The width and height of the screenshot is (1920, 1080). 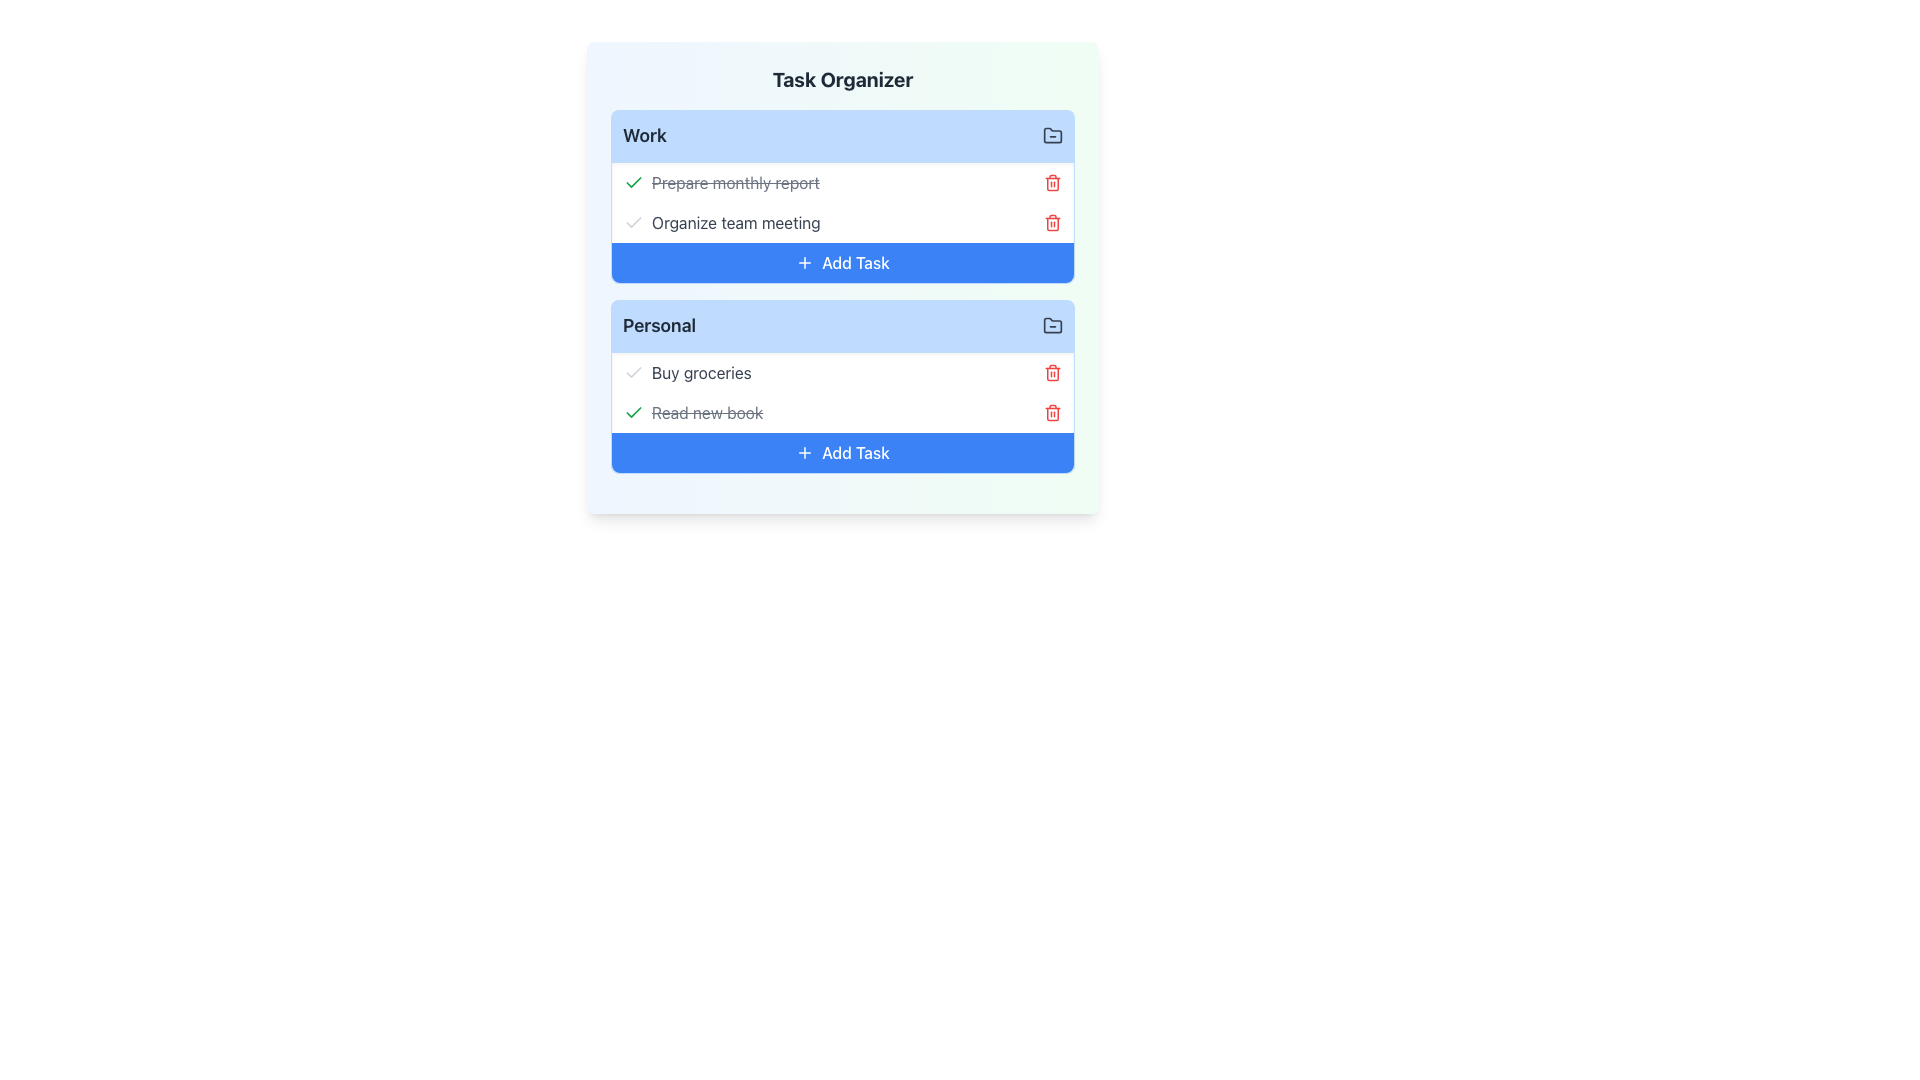 What do you see at coordinates (843, 79) in the screenshot?
I see `the 'Task Organizer' text label, which is bold and centered at the top of its card with a gradient background` at bounding box center [843, 79].